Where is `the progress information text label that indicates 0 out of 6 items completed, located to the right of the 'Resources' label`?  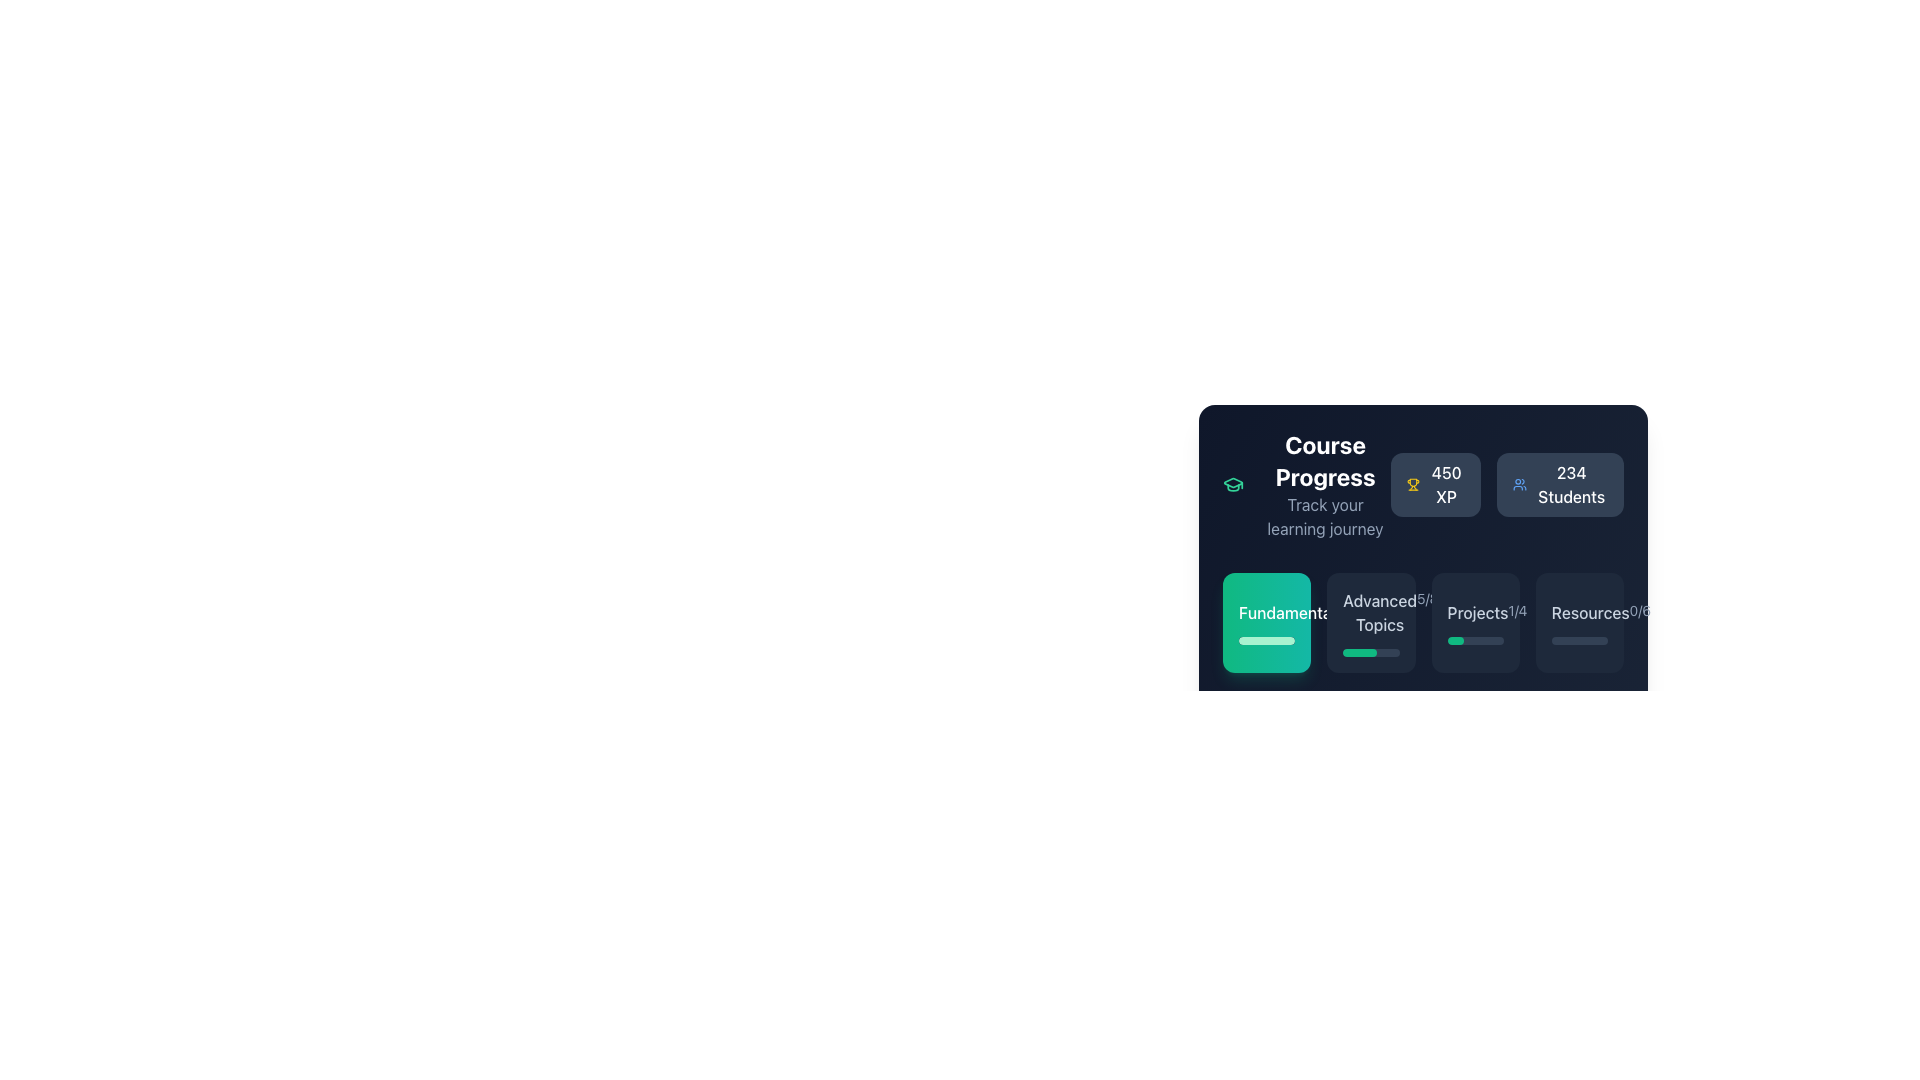 the progress information text label that indicates 0 out of 6 items completed, located to the right of the 'Resources' label is located at coordinates (1640, 609).